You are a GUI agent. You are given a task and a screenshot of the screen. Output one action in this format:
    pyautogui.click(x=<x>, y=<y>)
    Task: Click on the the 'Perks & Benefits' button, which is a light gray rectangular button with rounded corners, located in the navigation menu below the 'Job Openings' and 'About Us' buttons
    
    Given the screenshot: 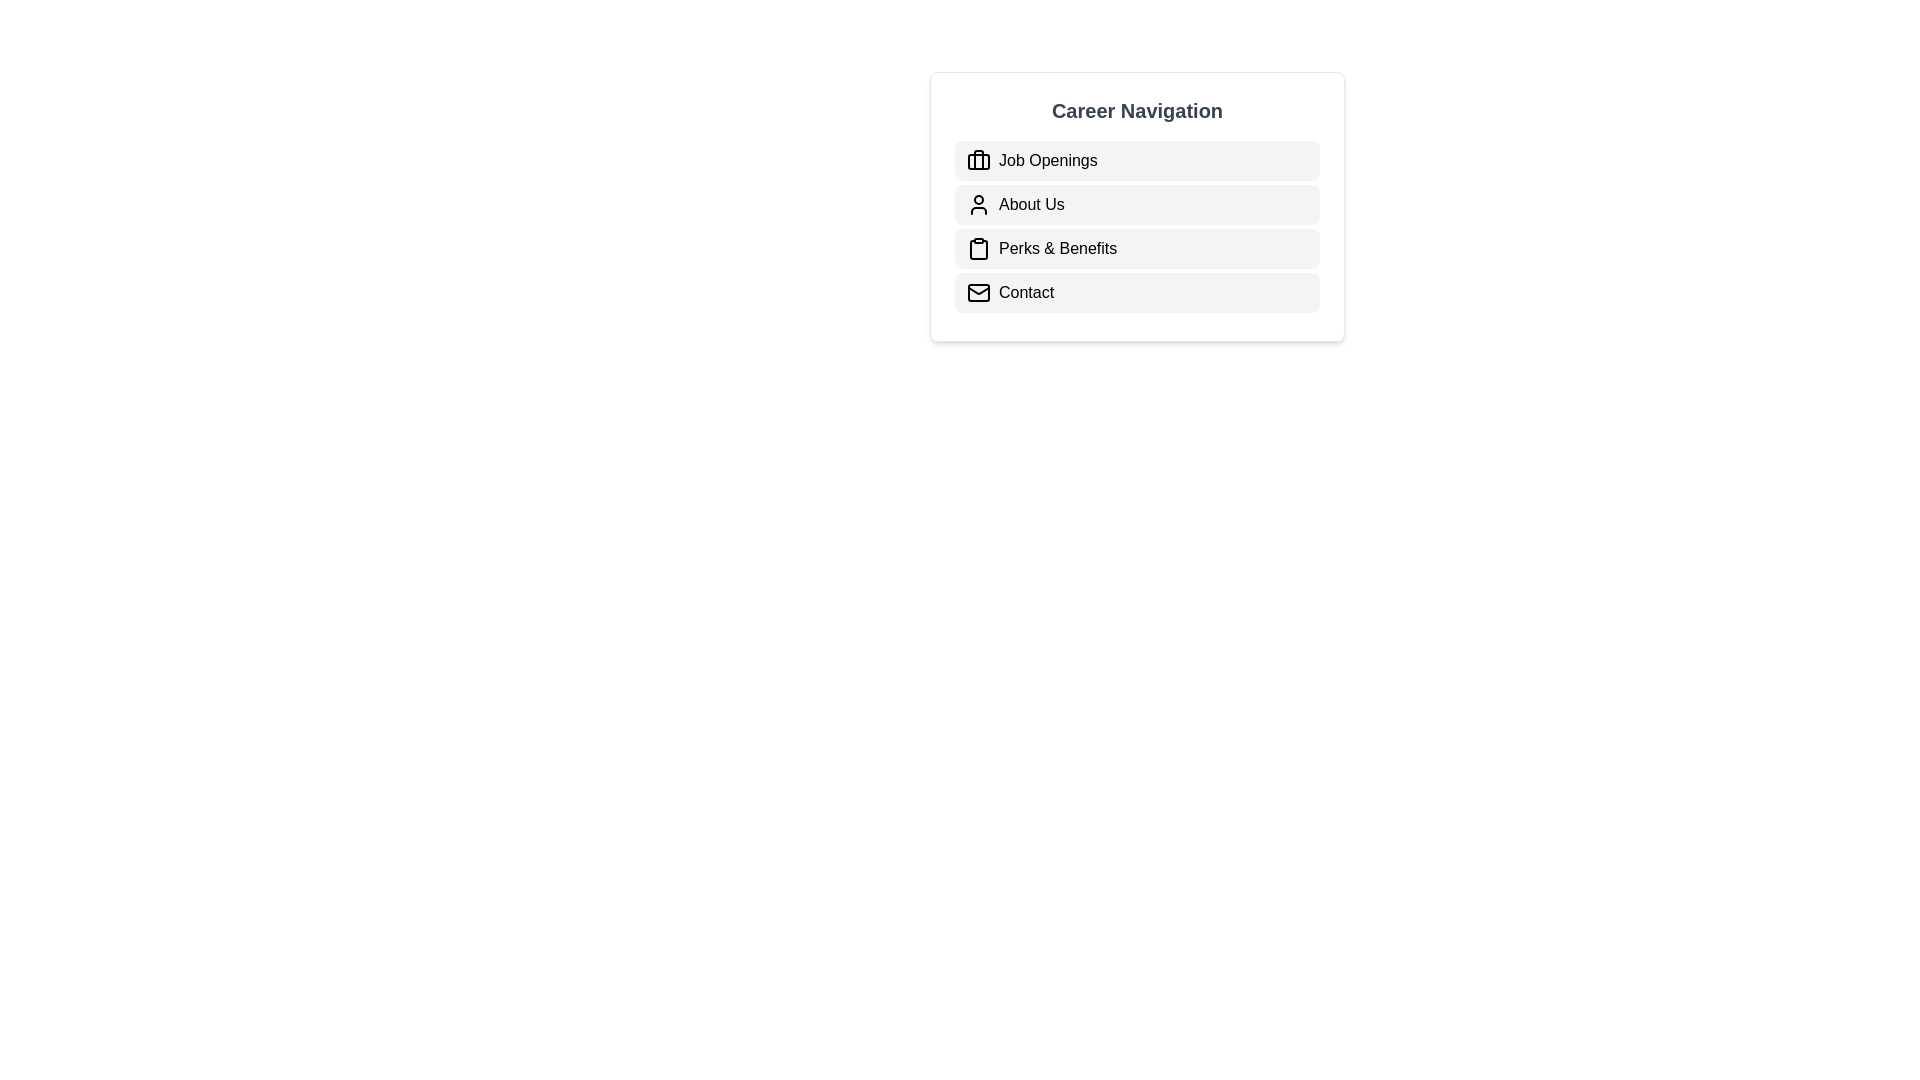 What is the action you would take?
    pyautogui.click(x=1137, y=248)
    